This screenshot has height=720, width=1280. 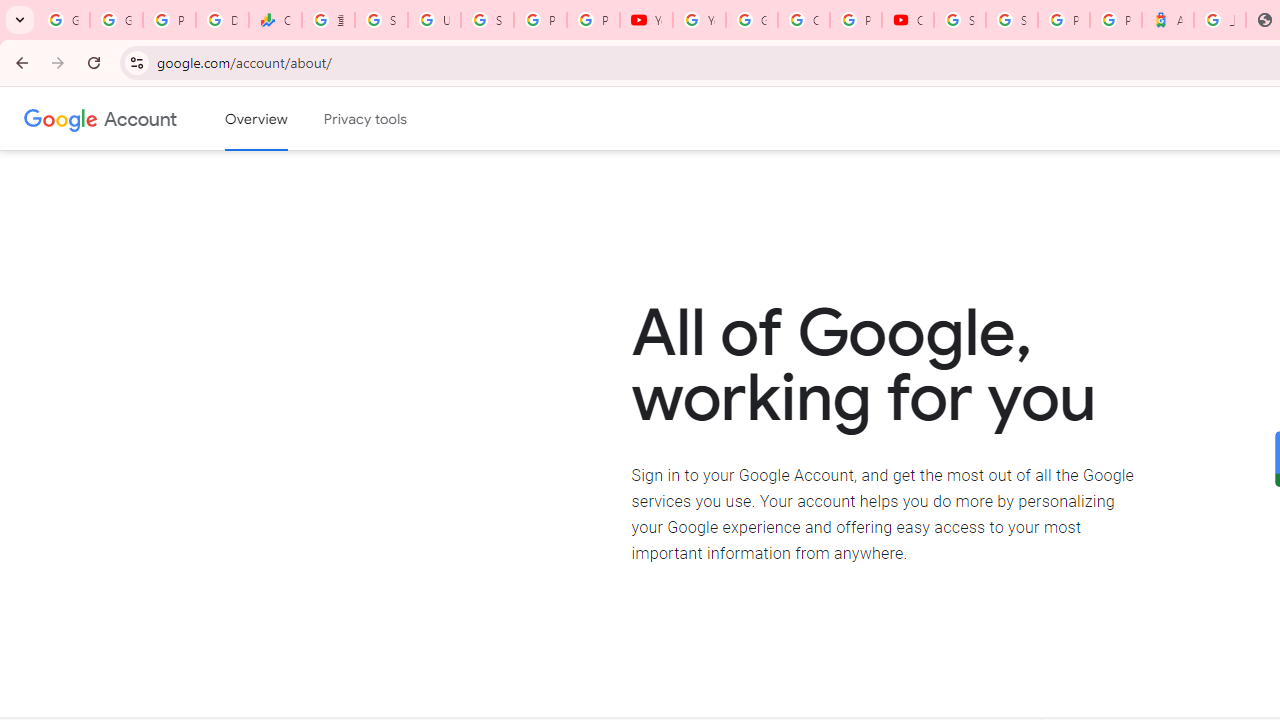 I want to click on 'Create your Google Account', so click(x=803, y=20).